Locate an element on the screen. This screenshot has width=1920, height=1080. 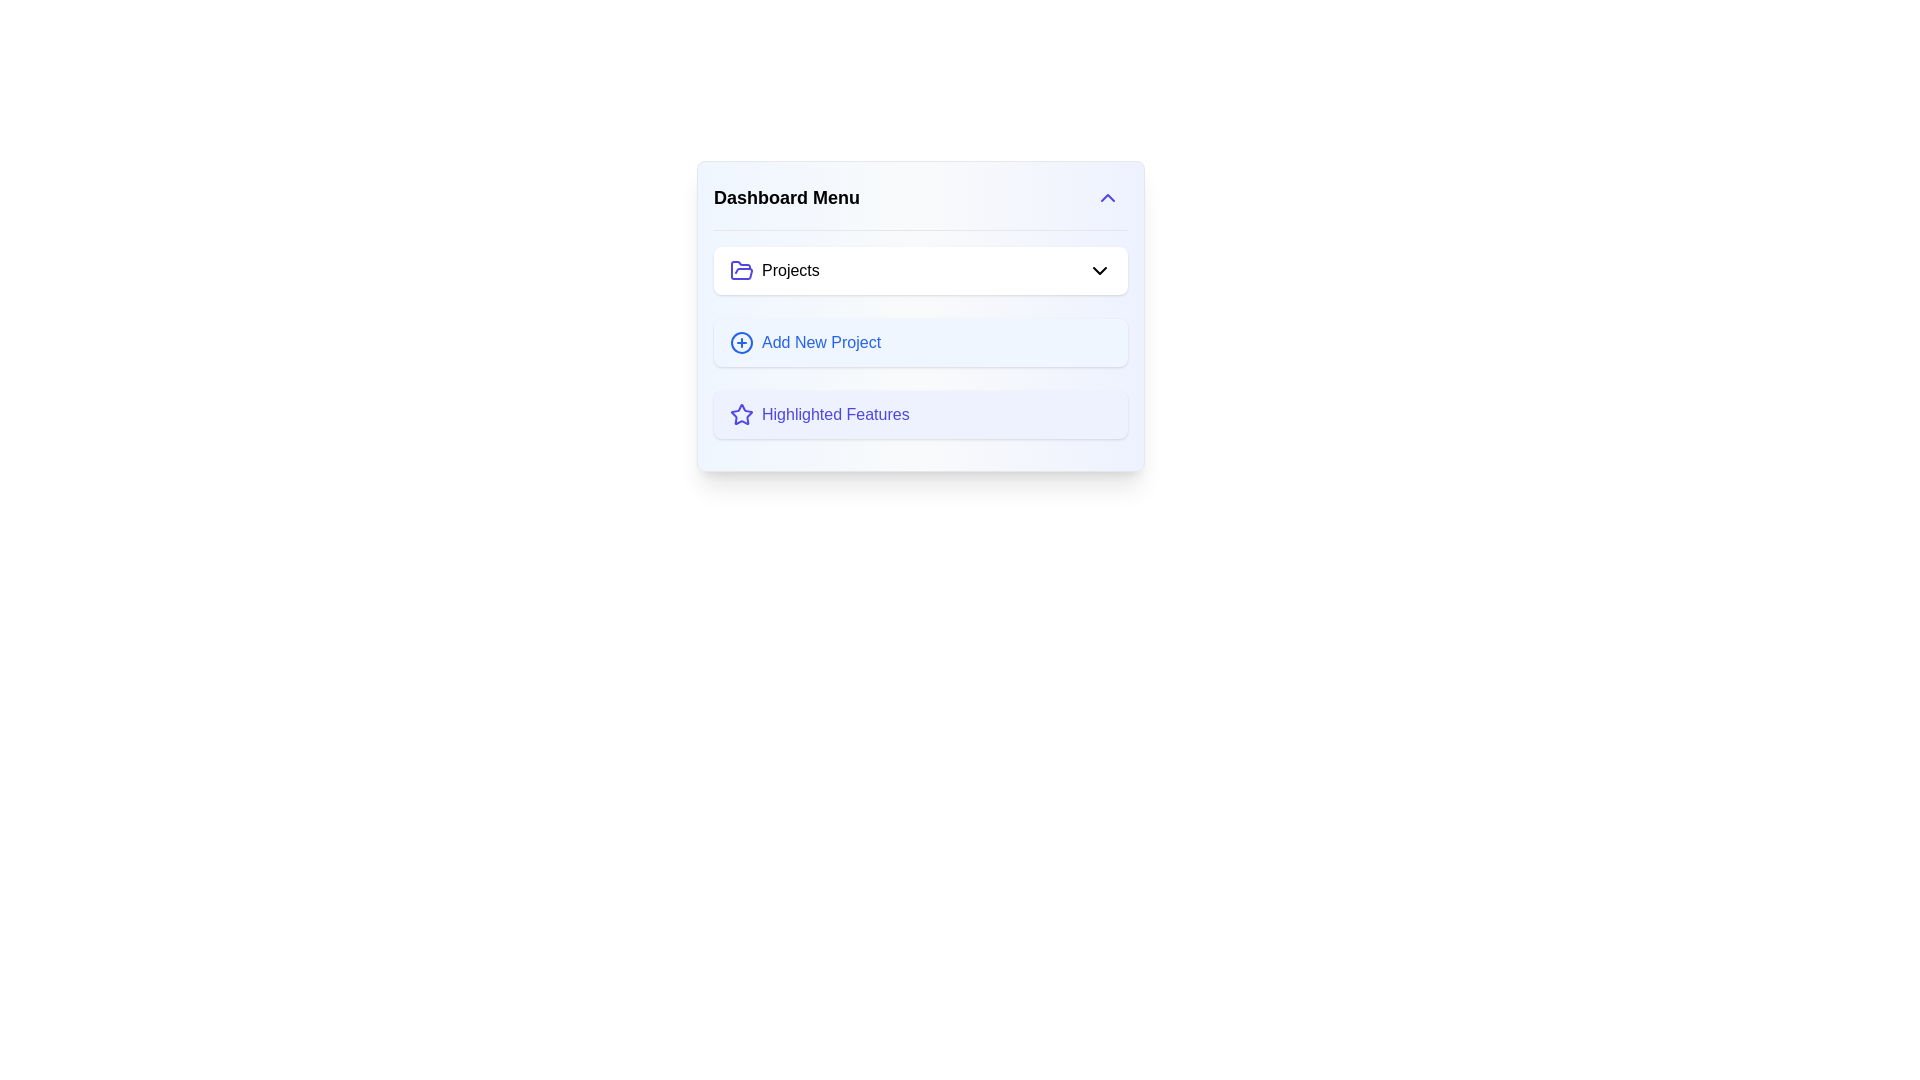
the button that contains the visual icon for 'Add New Project', located to the left of the text in the second row of the vertical list under the 'Dashboard Menu' is located at coordinates (741, 342).